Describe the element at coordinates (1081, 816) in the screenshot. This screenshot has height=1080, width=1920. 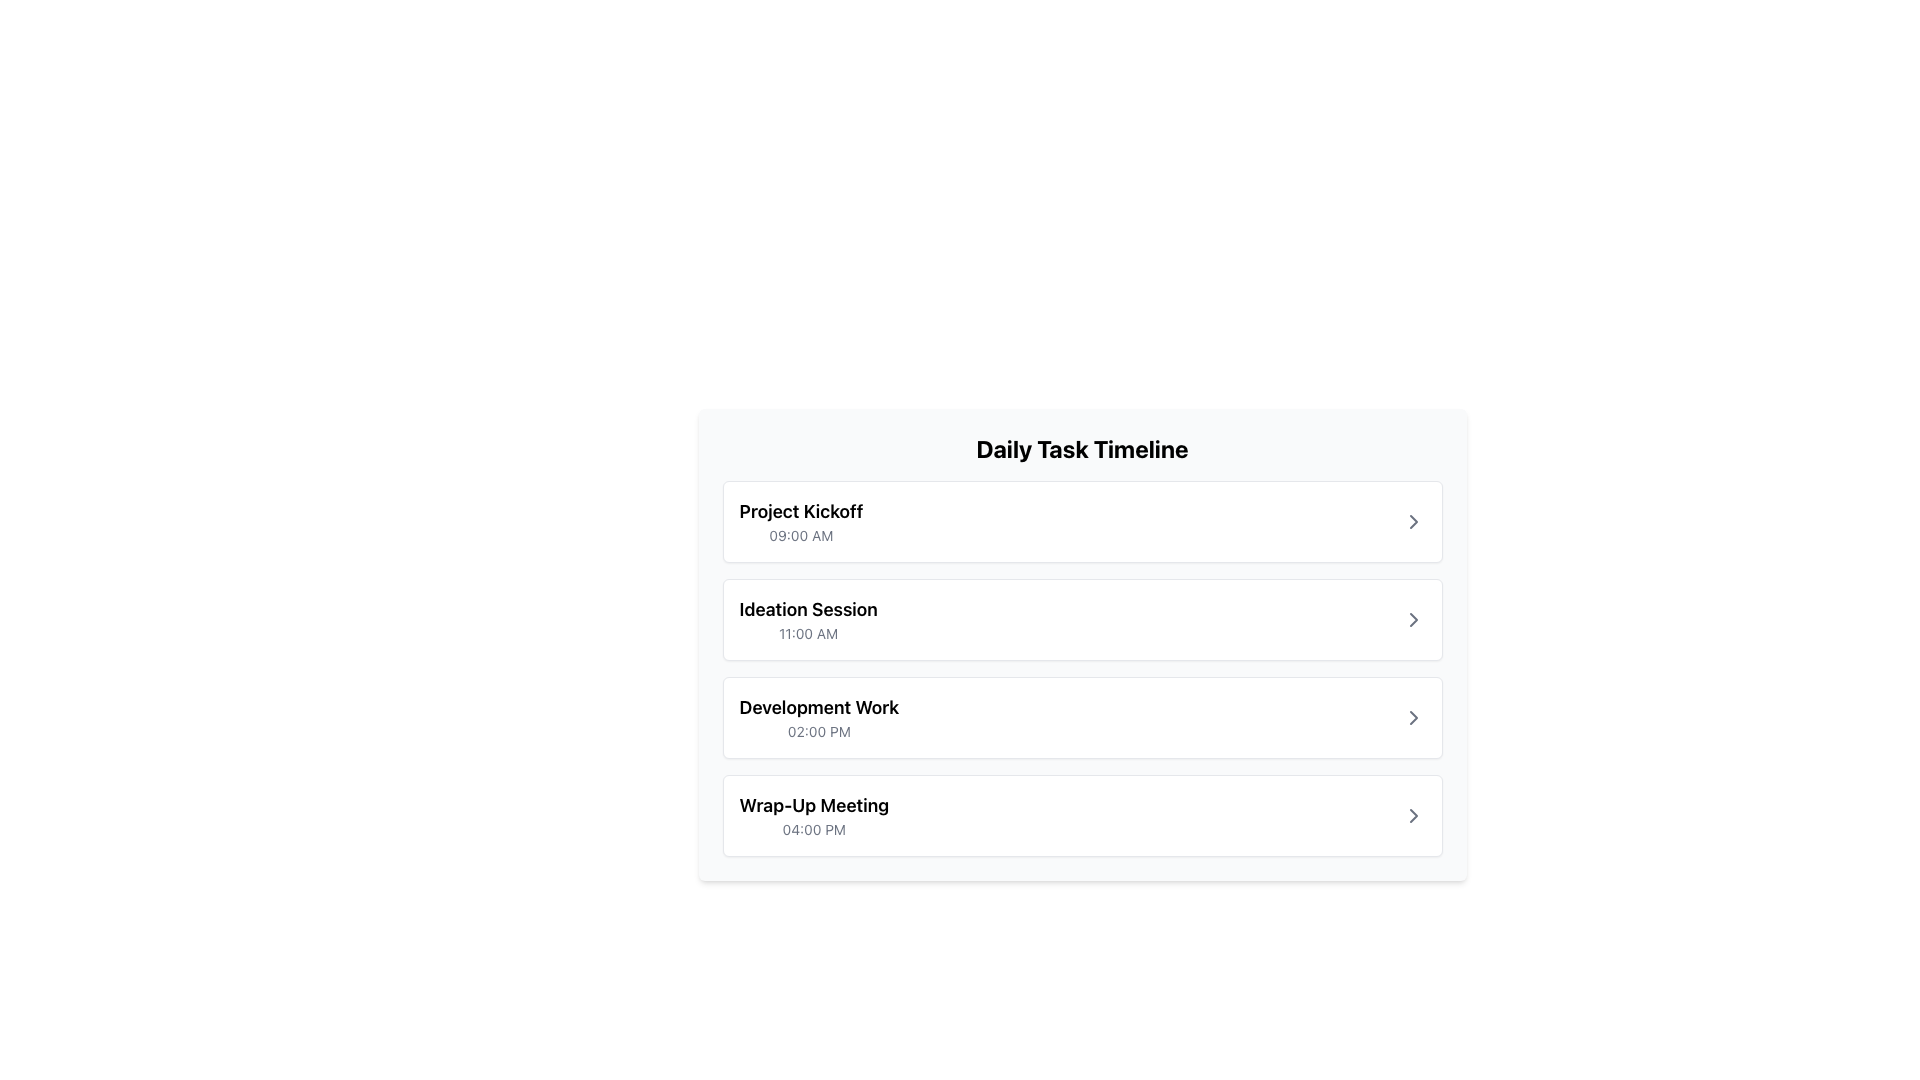
I see `the 'Wrap-Up Meeting' button in the 'Daily Task Timeline' section` at that location.